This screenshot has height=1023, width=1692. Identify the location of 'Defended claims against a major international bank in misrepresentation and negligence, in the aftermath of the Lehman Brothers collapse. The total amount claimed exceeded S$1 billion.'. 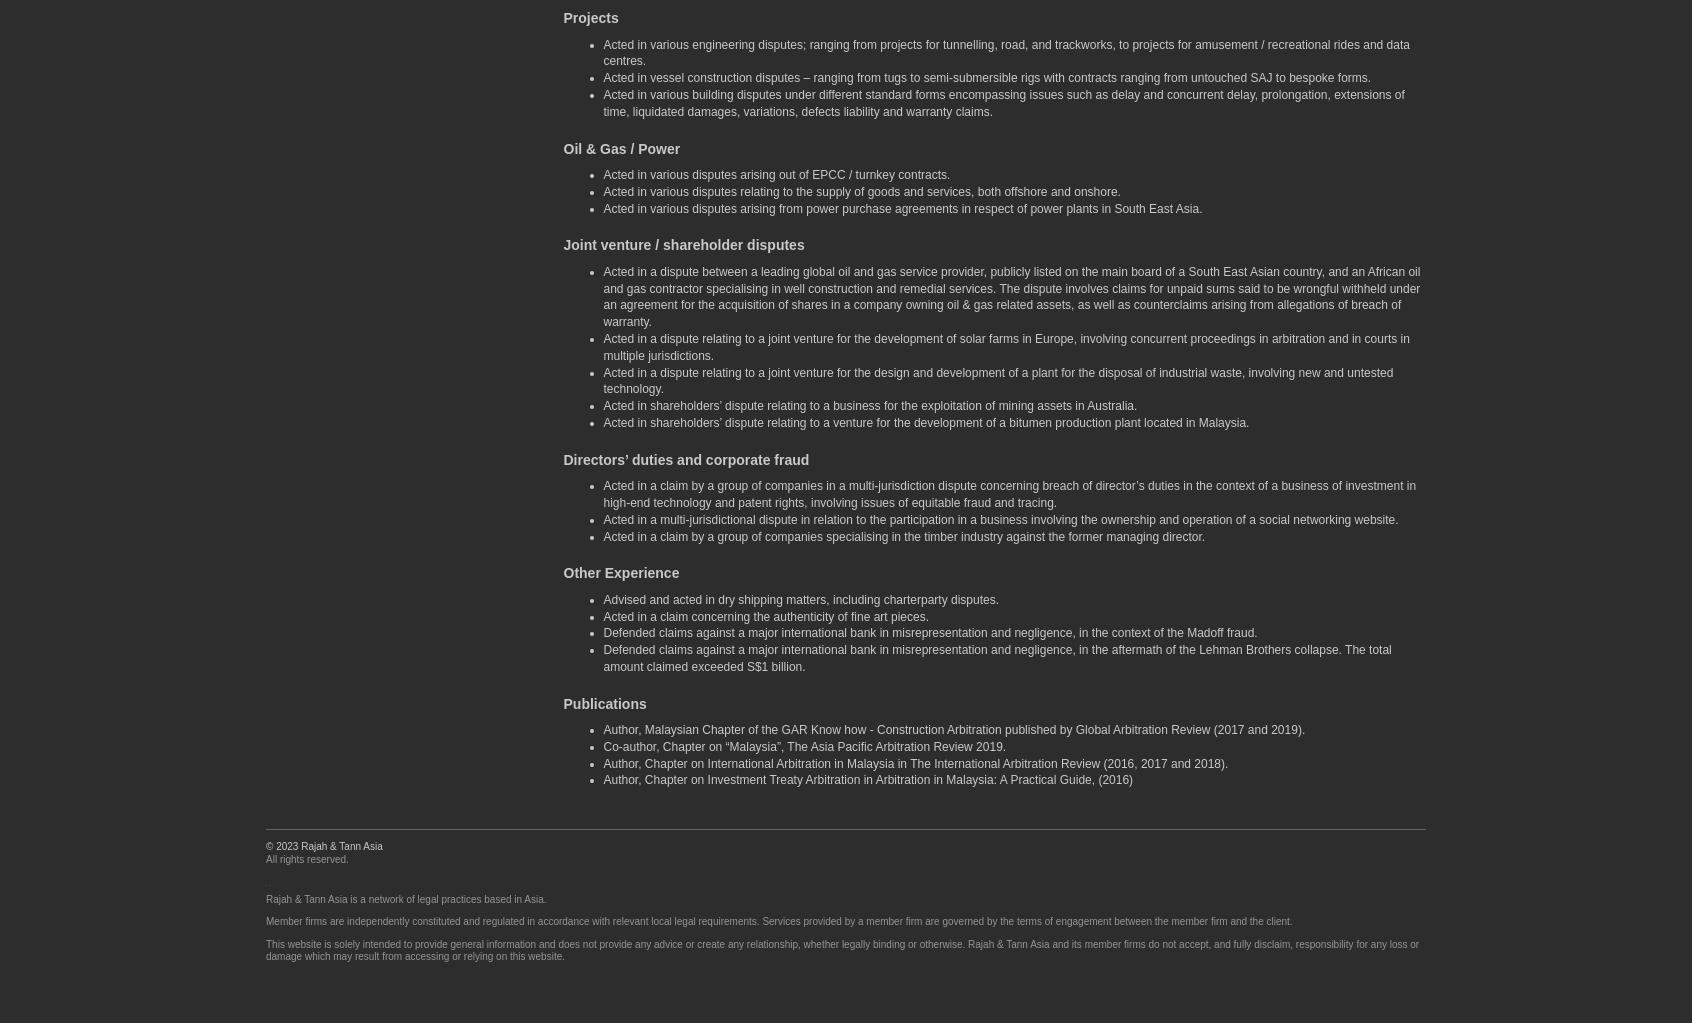
(995, 657).